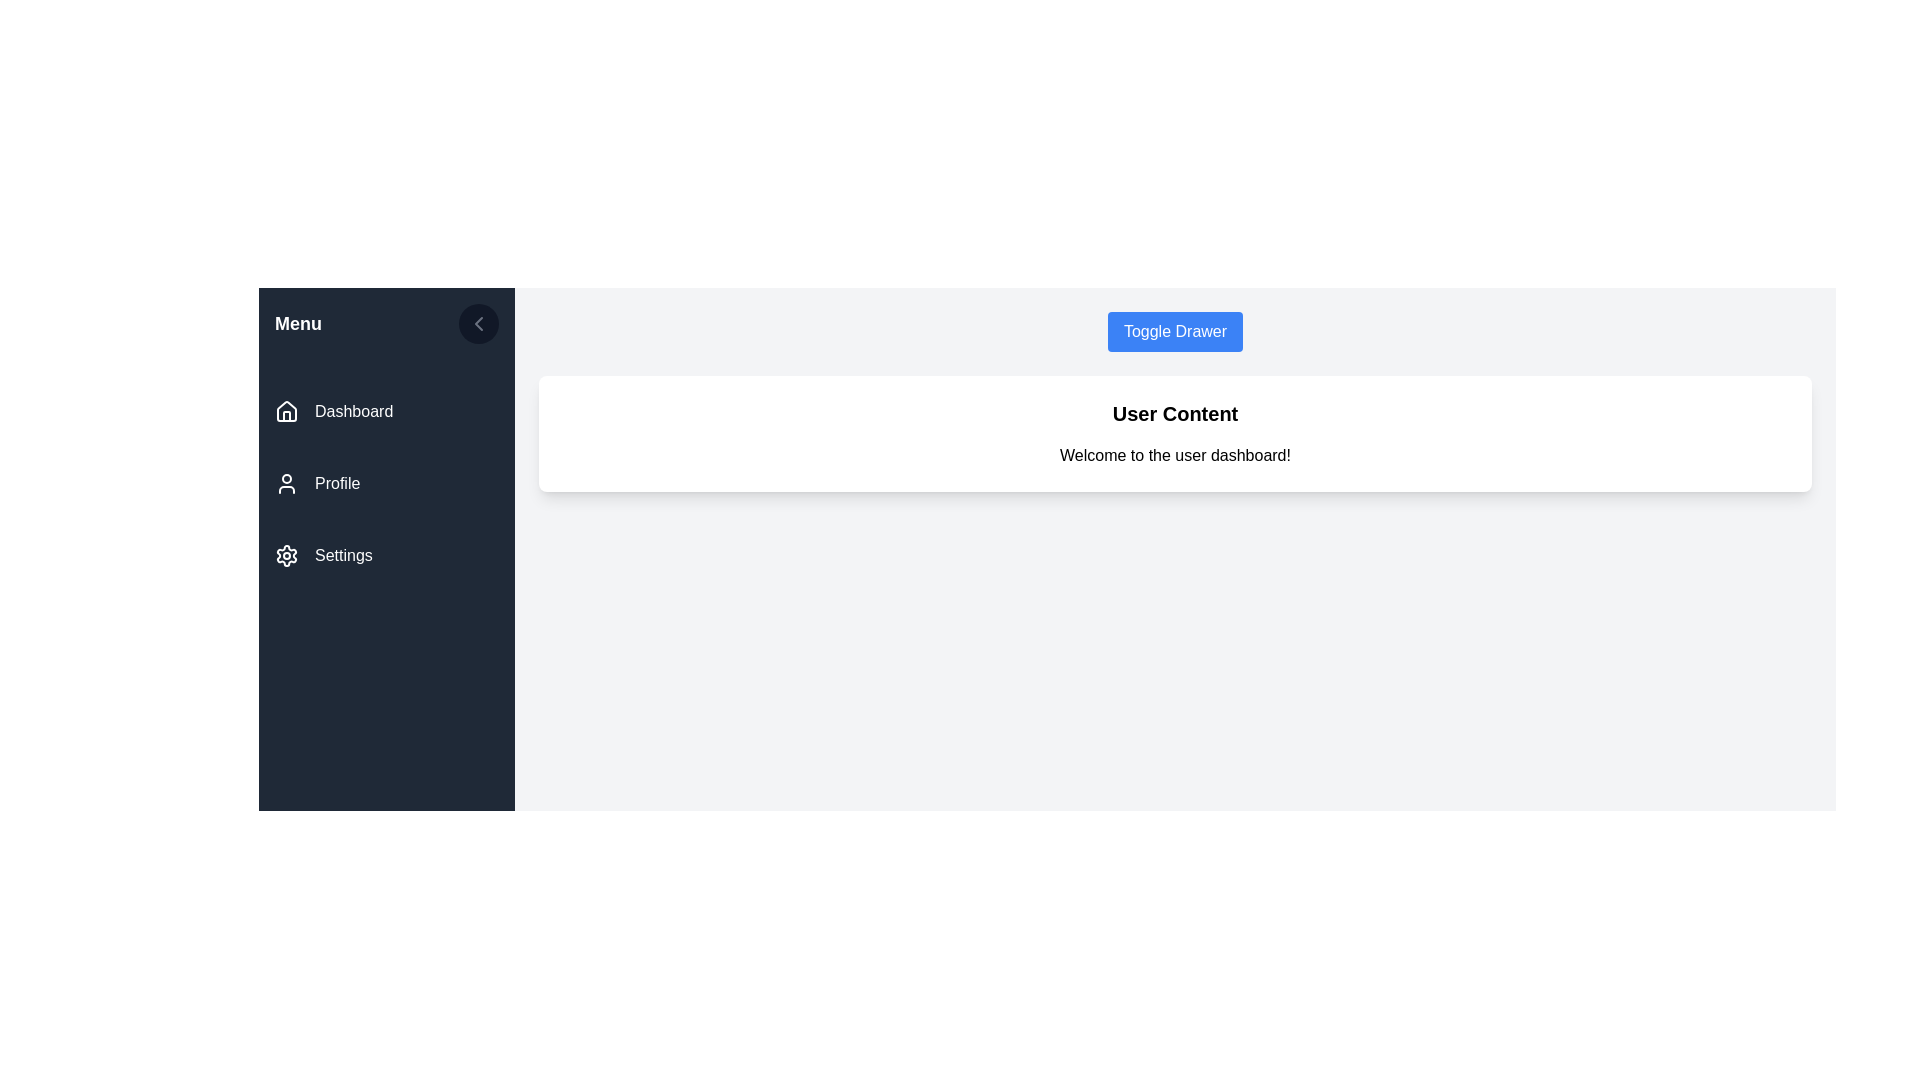  What do you see at coordinates (1175, 412) in the screenshot?
I see `the Label or Header Text element, which serves as a title for the content below it, positioned above the 'Welcome to the user dashboard!' text in a white card` at bounding box center [1175, 412].